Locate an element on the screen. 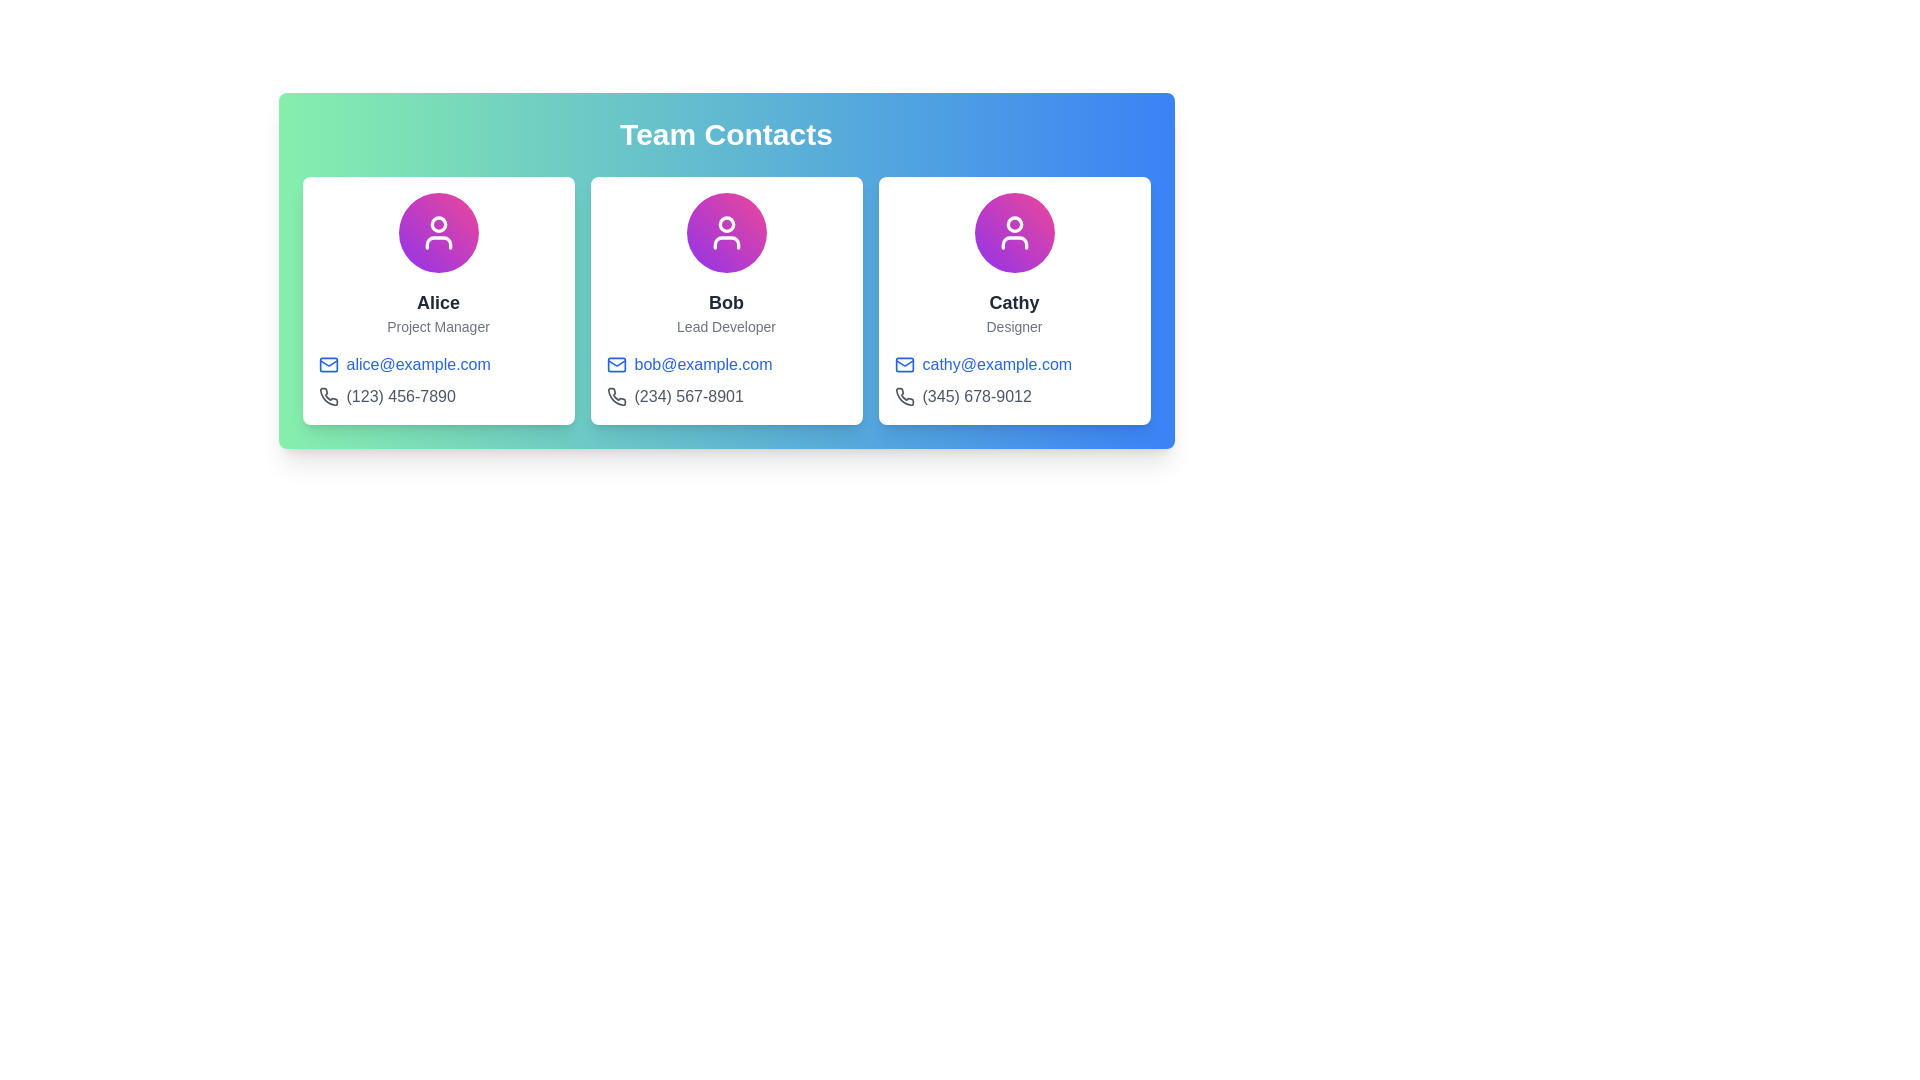 The image size is (1920, 1080). the email icon resembling an envelope with a blue outline, located to the left of 'alice@example.com' in the contact details card for 'Alice' is located at coordinates (328, 365).